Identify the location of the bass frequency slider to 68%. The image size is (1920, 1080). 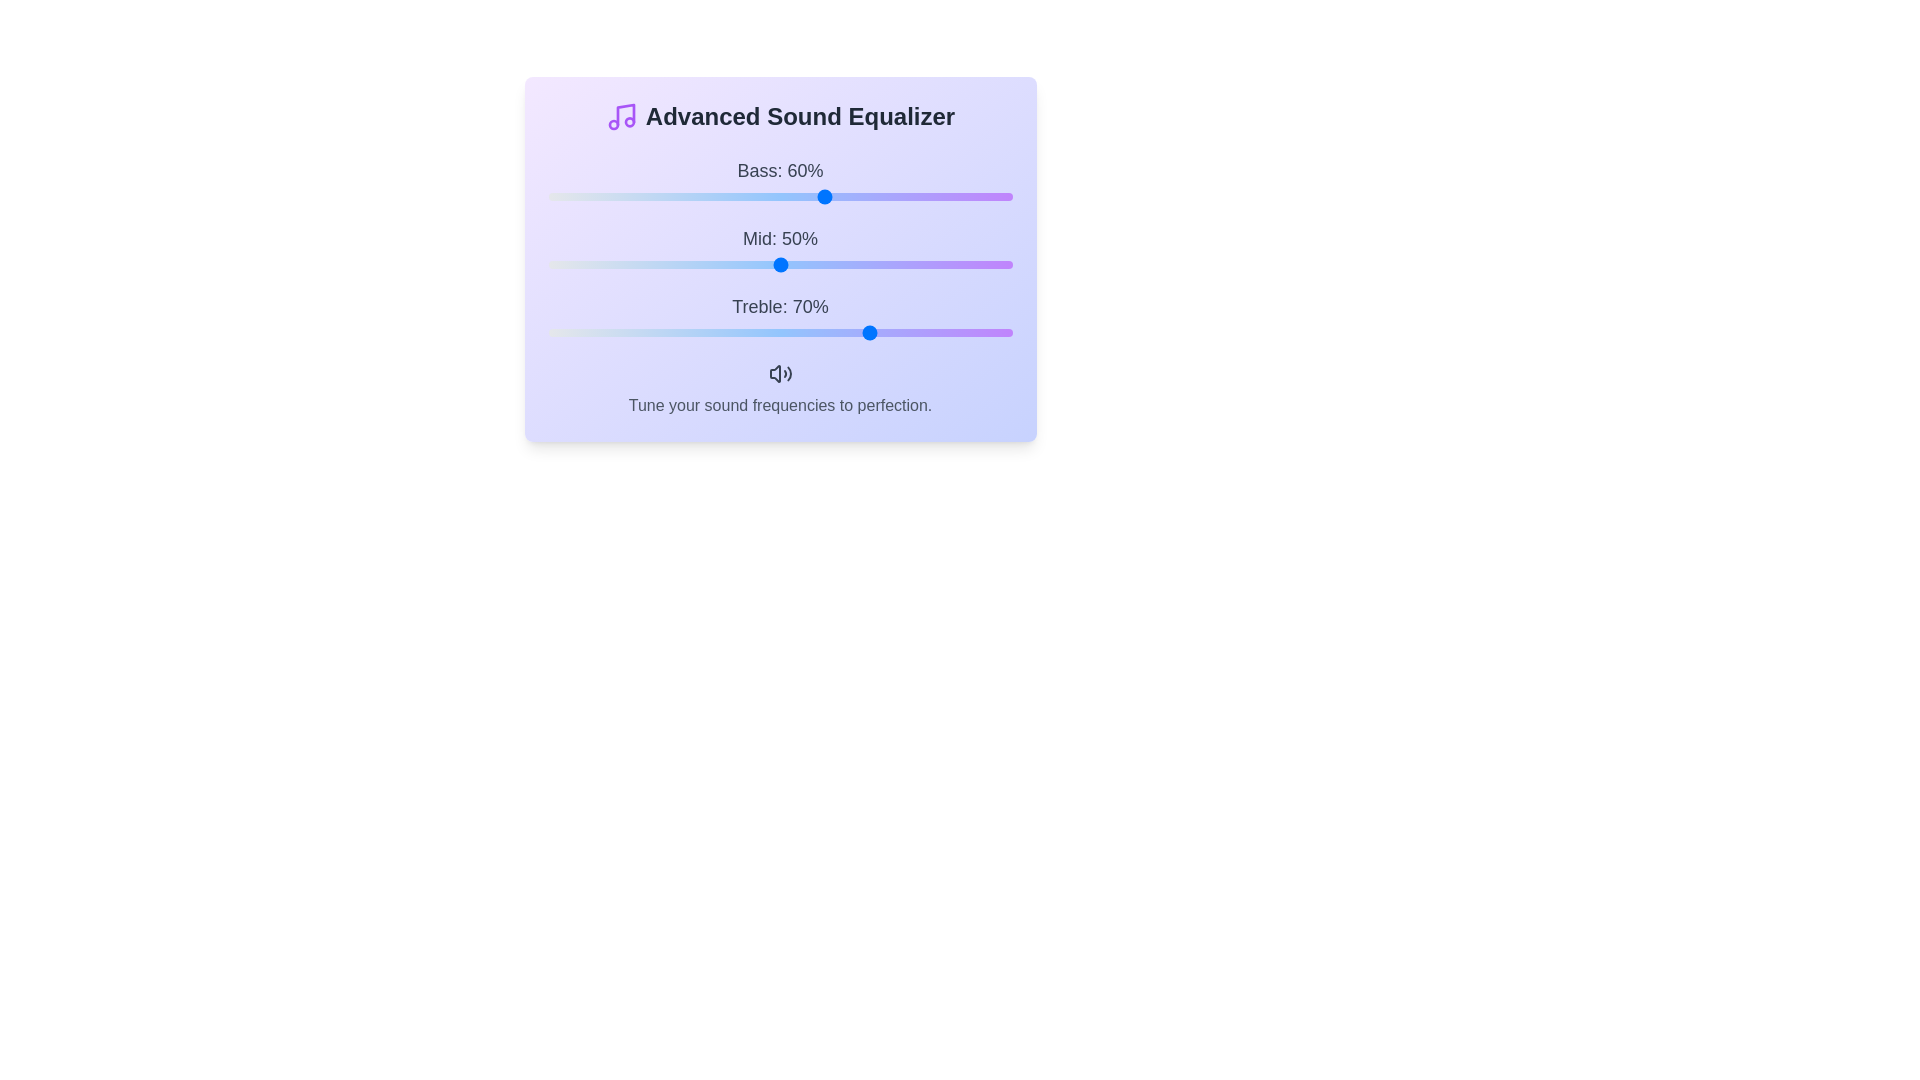
(864, 196).